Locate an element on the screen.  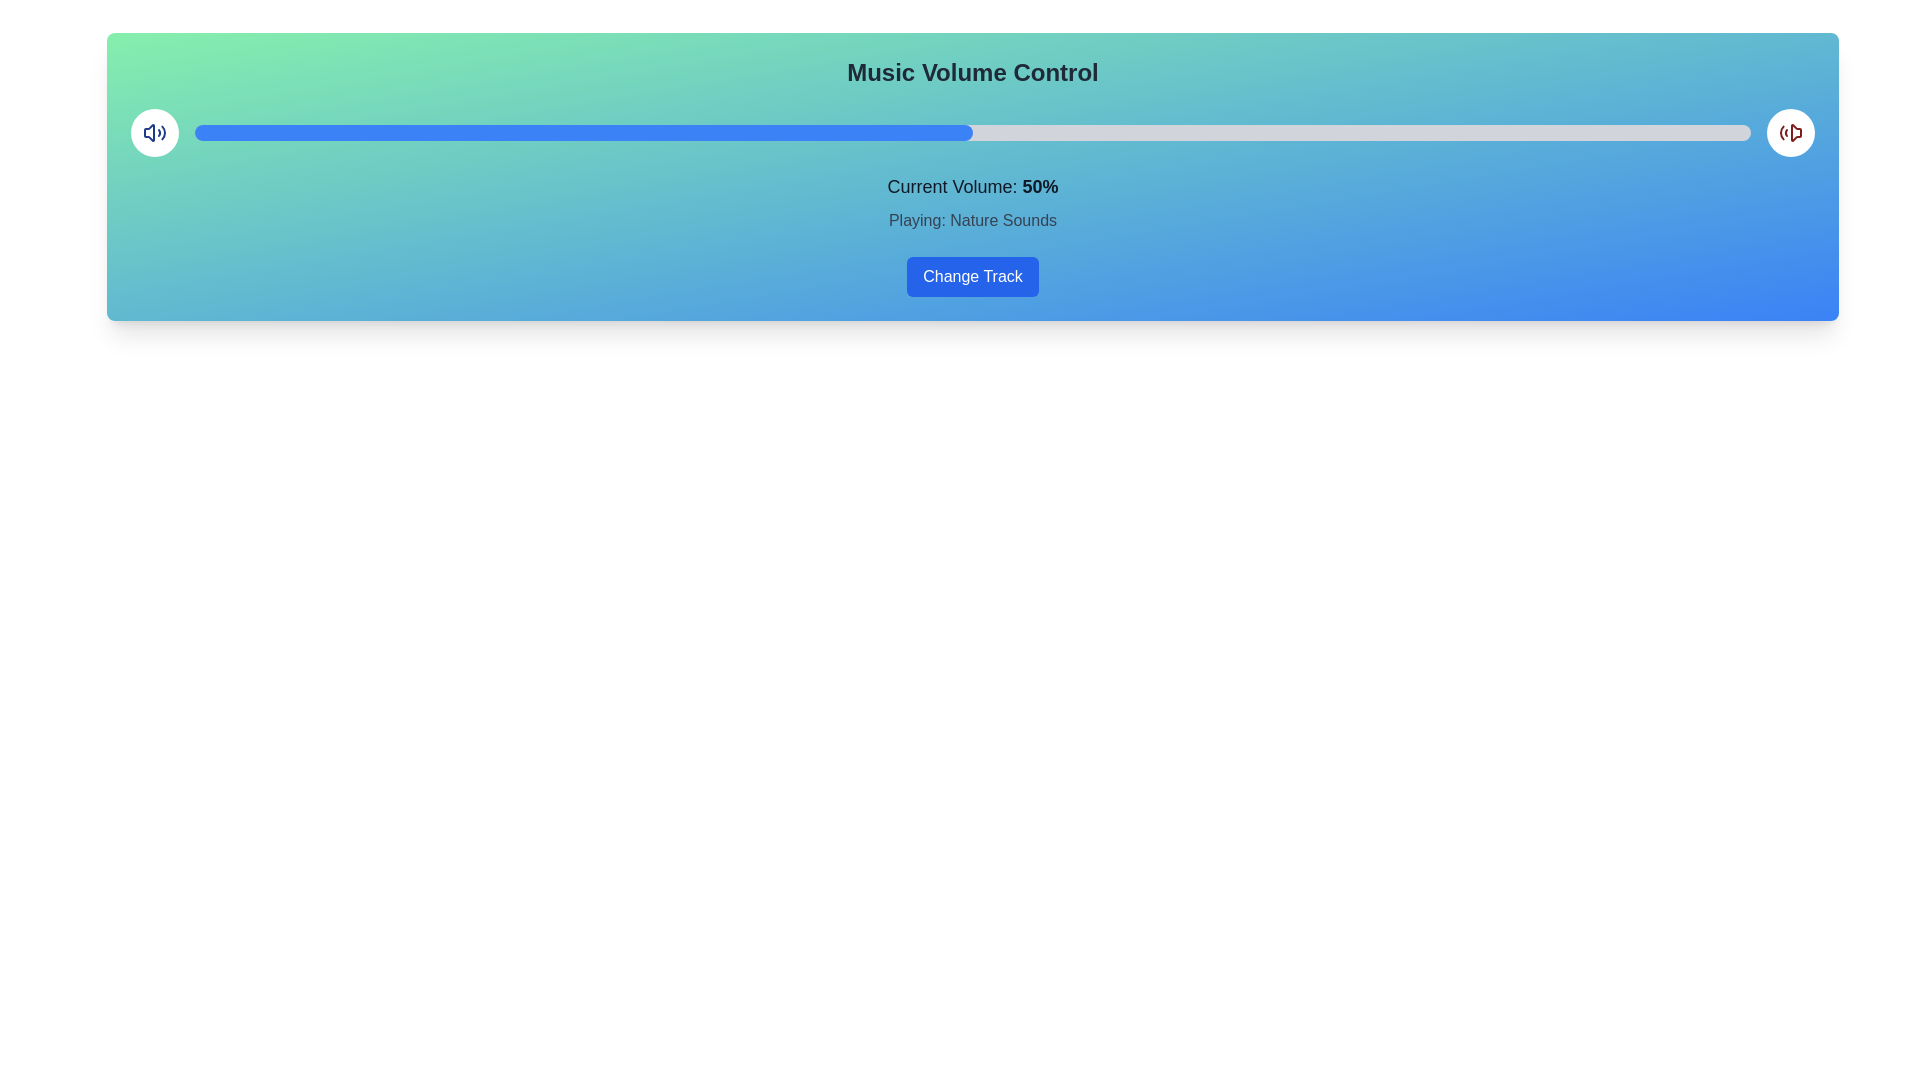
the blue speaker icon, which is part of a circular white button is located at coordinates (153, 132).